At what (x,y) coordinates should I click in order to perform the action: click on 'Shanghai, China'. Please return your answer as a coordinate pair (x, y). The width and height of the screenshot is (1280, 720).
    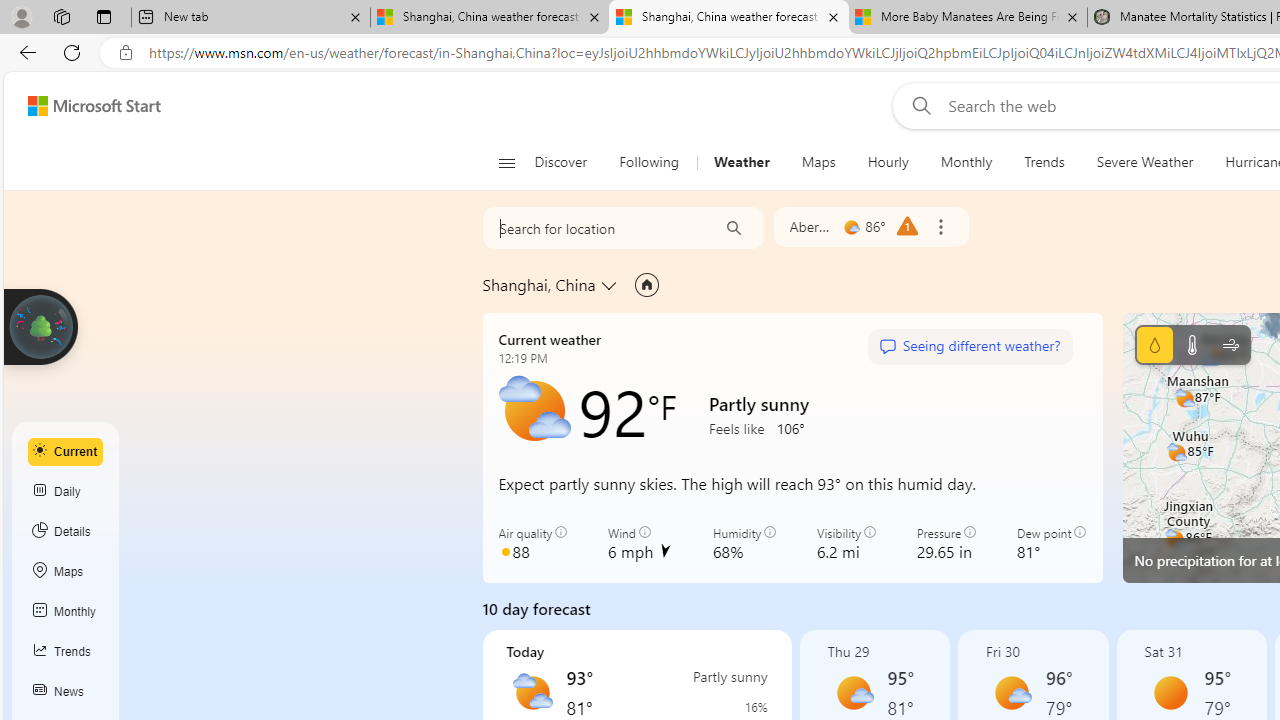
    Looking at the image, I should click on (539, 284).